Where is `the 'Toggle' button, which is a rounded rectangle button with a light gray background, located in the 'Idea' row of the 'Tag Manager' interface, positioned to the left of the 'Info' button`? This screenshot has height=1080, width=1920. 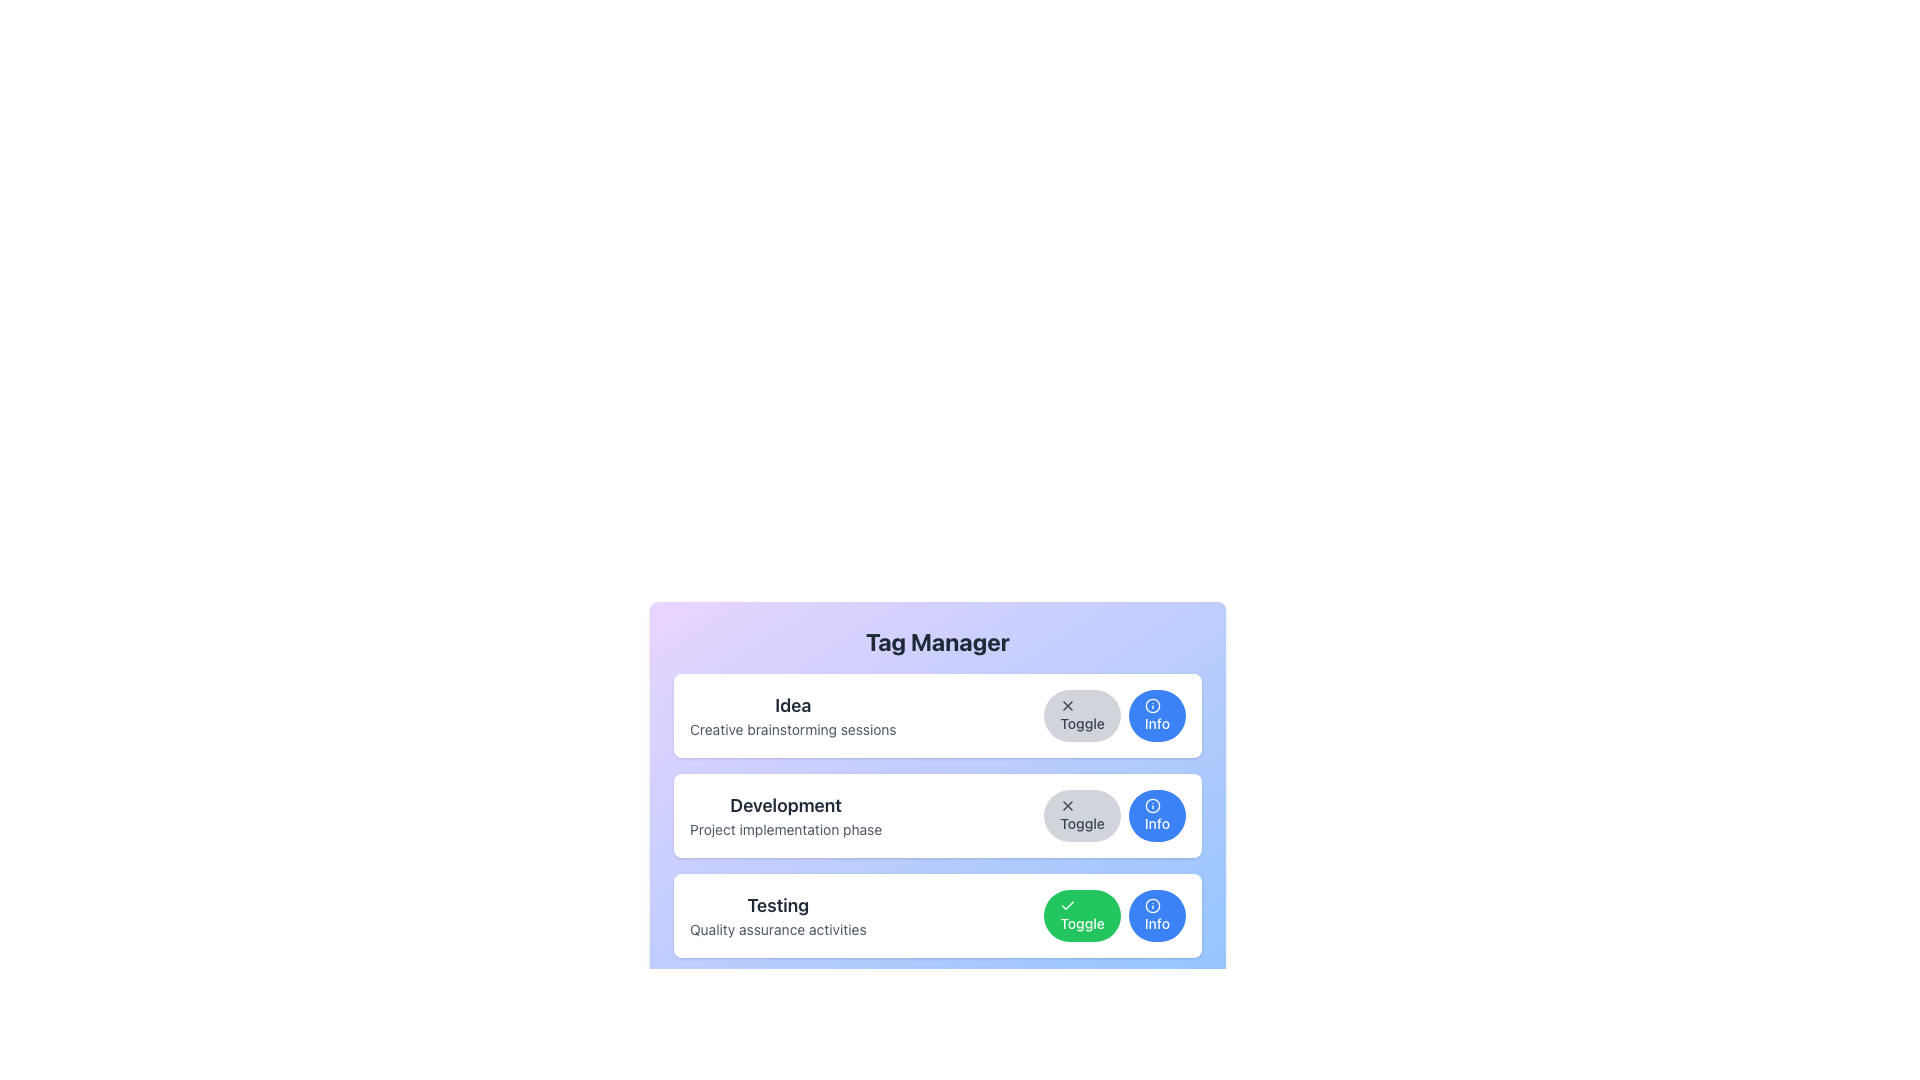 the 'Toggle' button, which is a rounded rectangle button with a light gray background, located in the 'Idea' row of the 'Tag Manager' interface, positioned to the left of the 'Info' button is located at coordinates (1081, 715).